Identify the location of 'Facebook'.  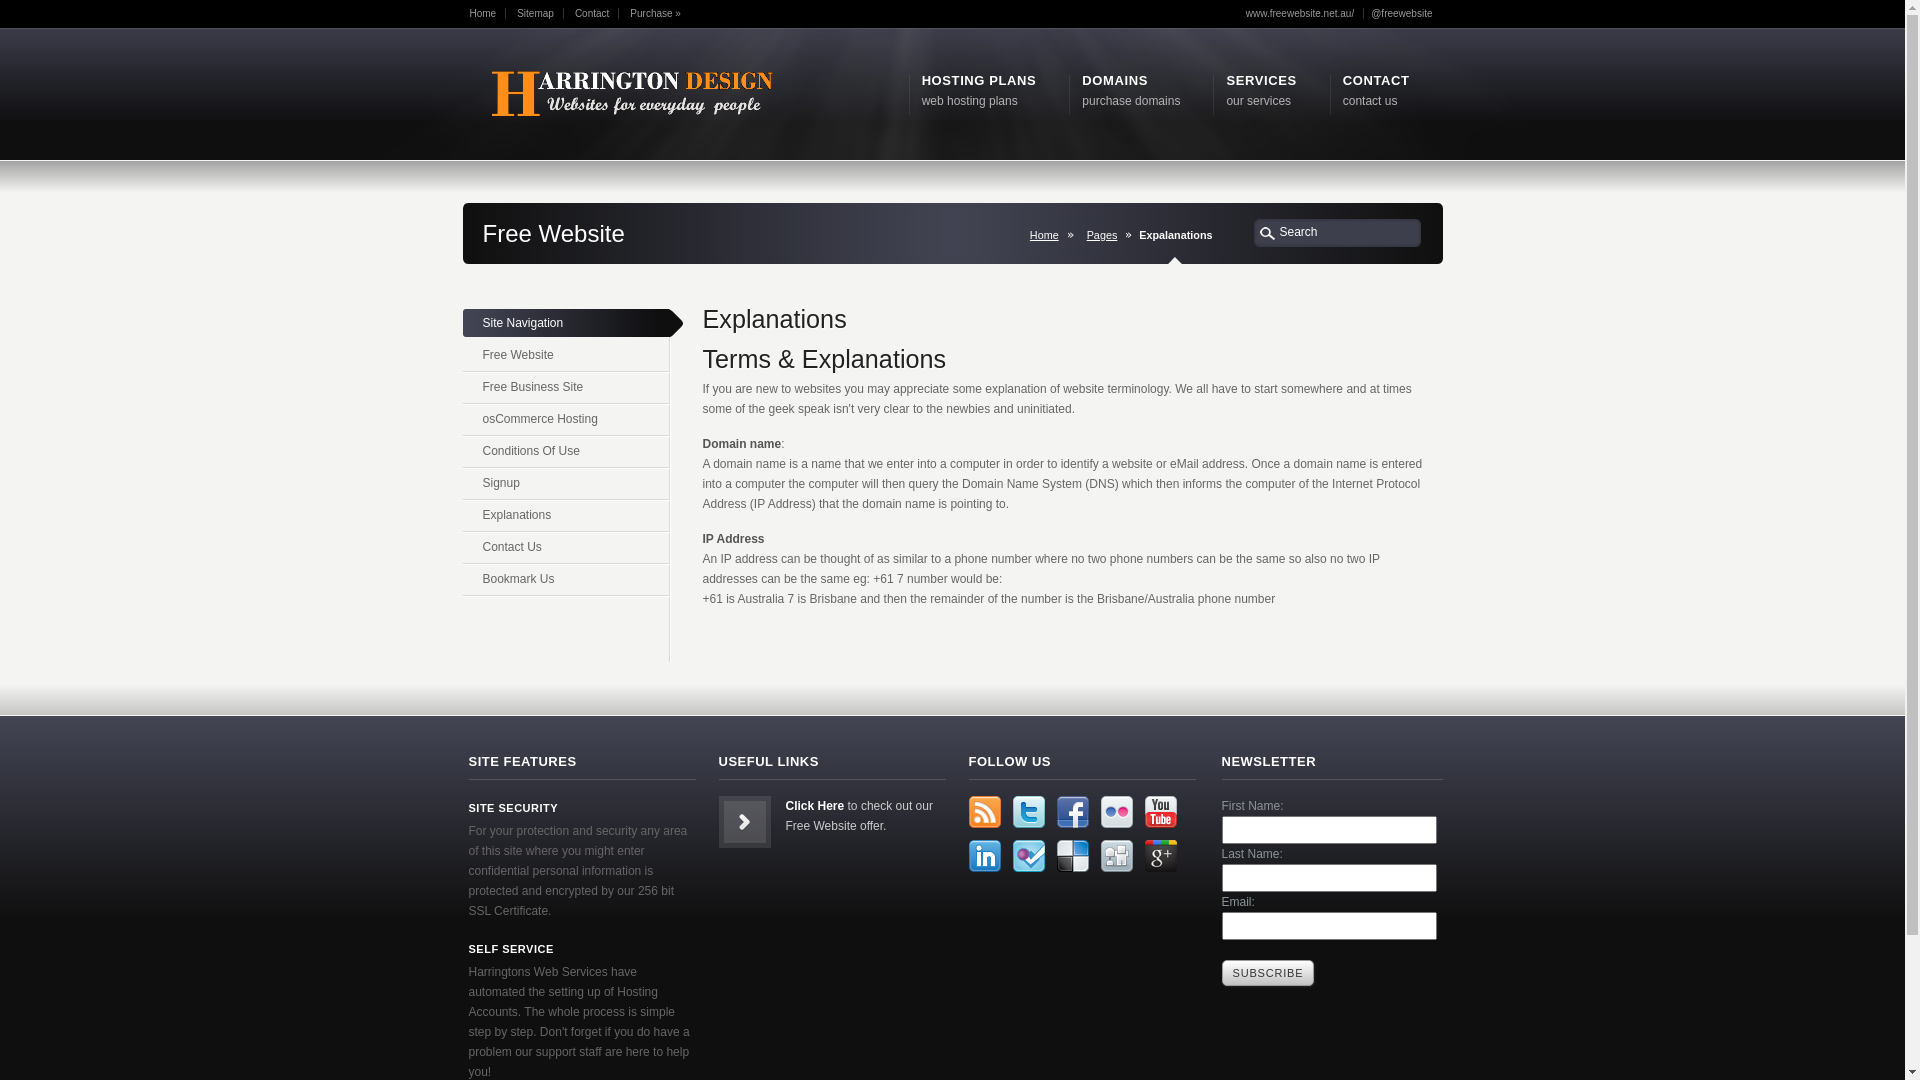
(1070, 812).